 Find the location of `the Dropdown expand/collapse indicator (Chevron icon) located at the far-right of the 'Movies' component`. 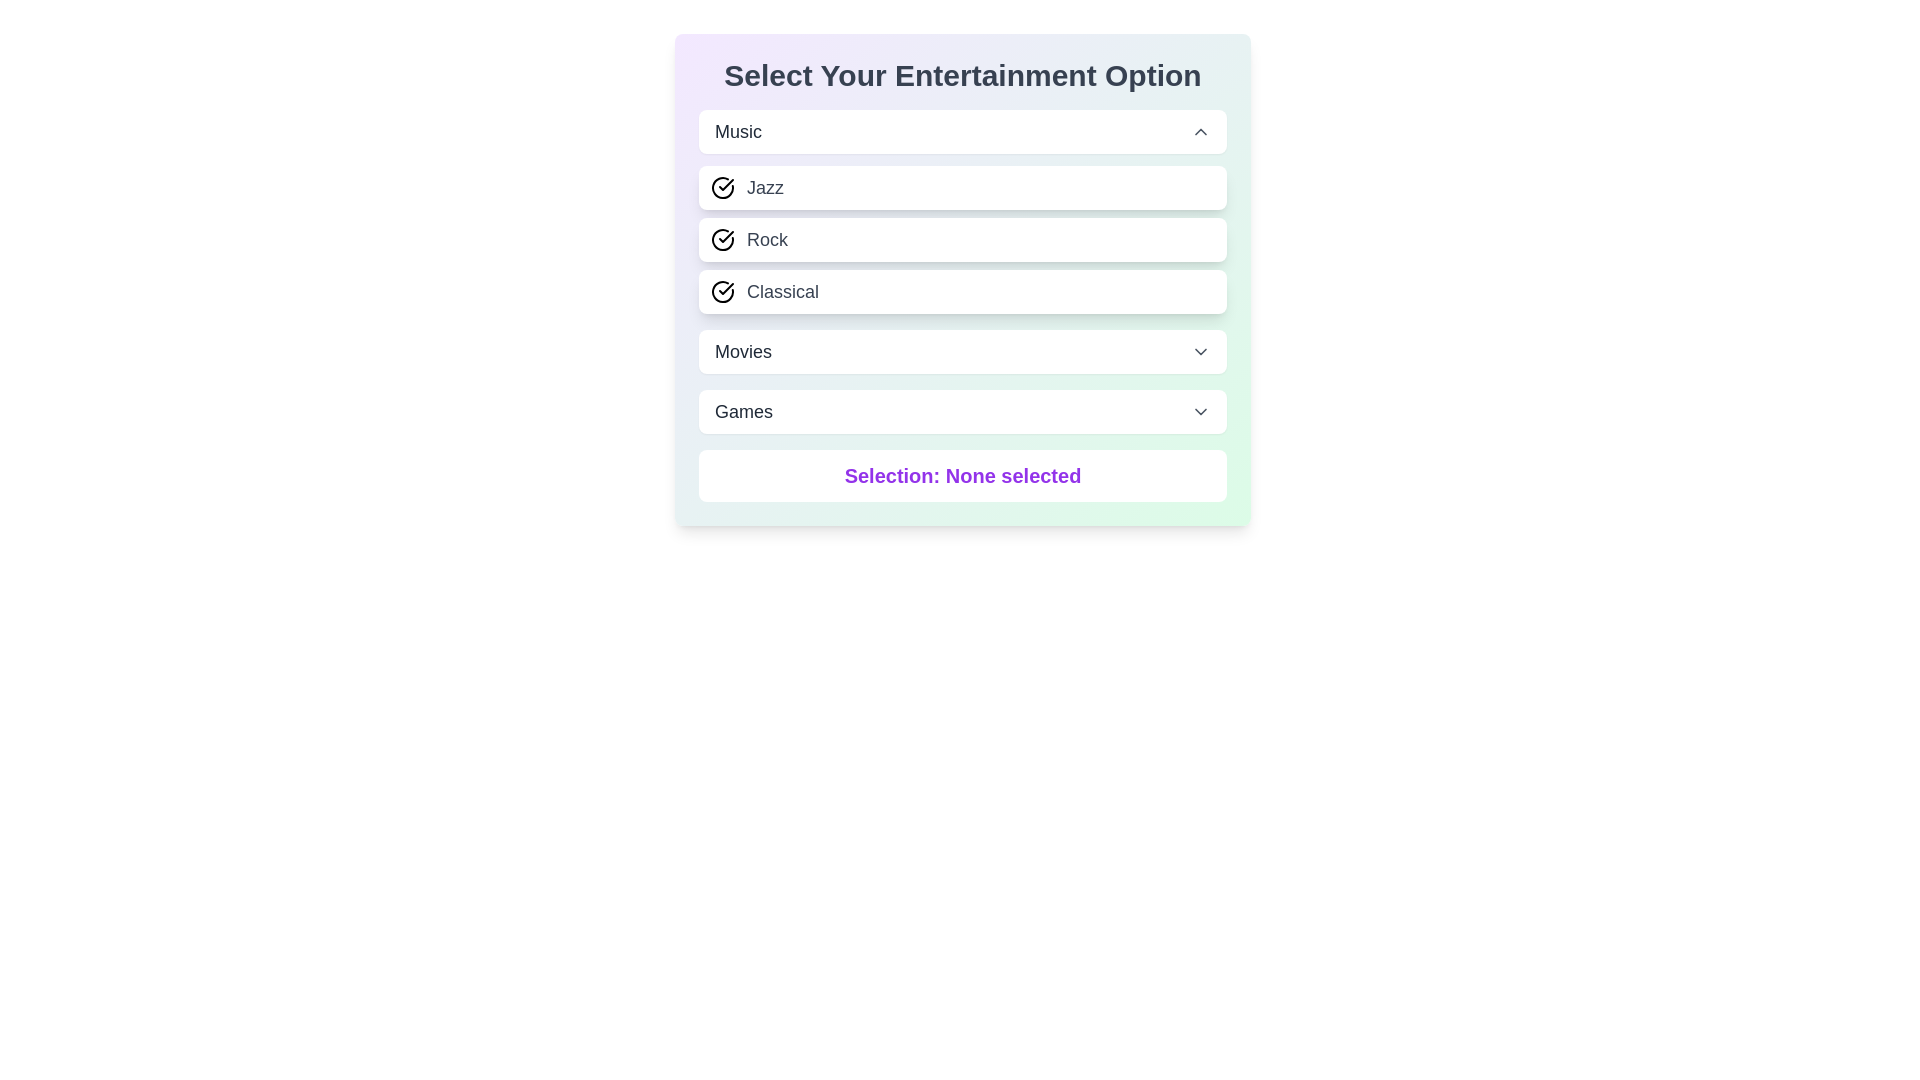

the Dropdown expand/collapse indicator (Chevron icon) located at the far-right of the 'Movies' component is located at coordinates (1200, 350).